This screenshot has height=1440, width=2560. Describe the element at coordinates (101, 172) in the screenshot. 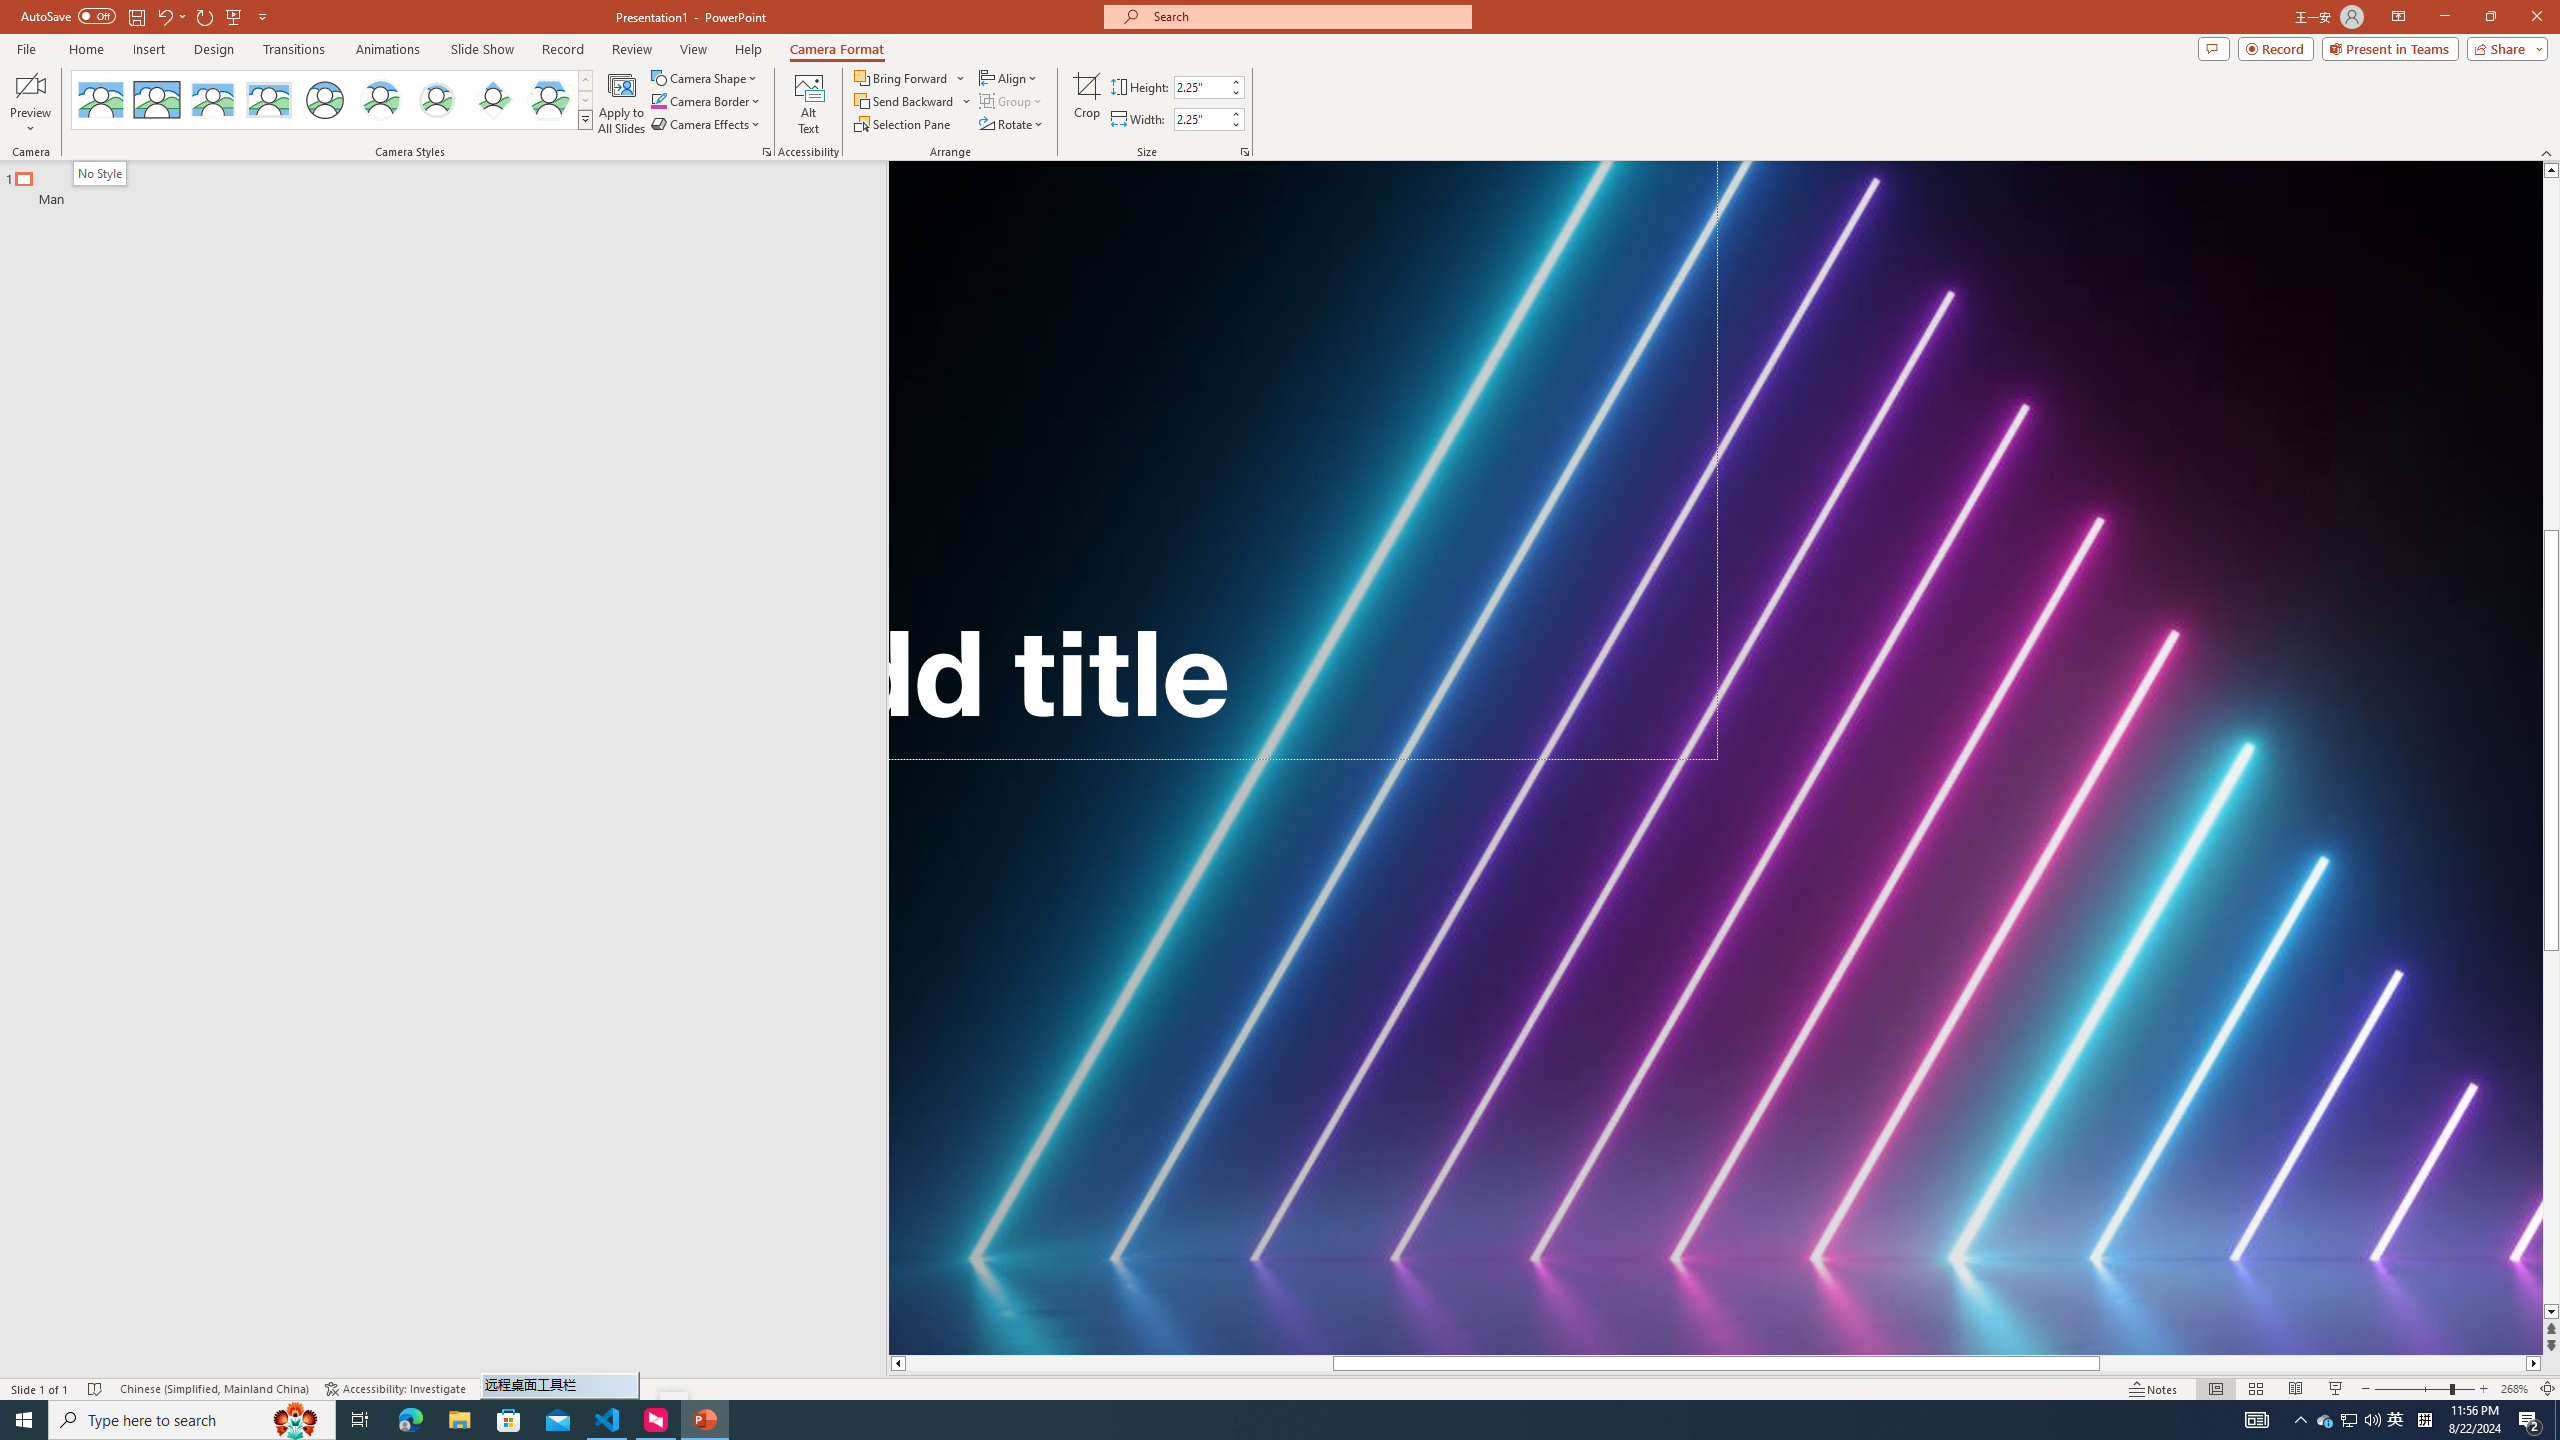

I see `'No Style'` at that location.